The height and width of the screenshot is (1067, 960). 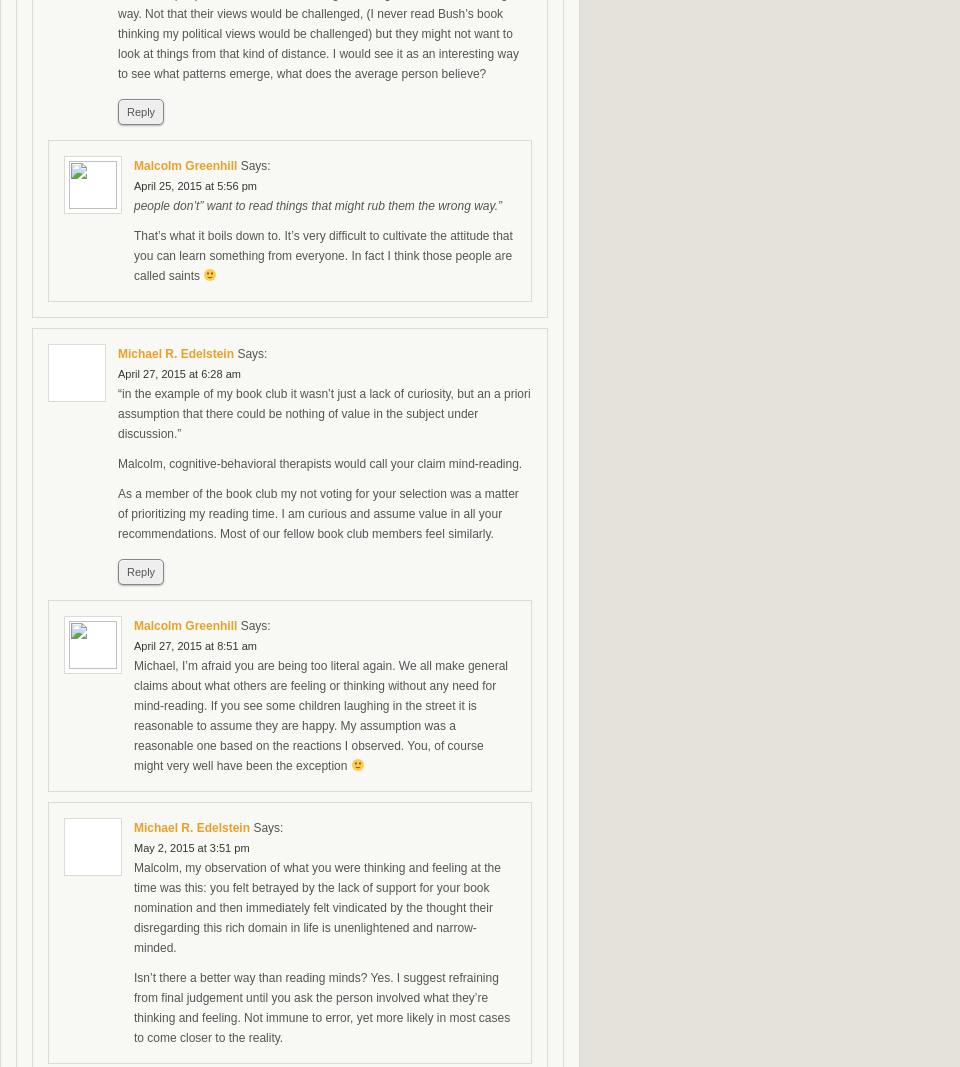 What do you see at coordinates (133, 185) in the screenshot?
I see `'April 25, 2015 at 5:56 pm'` at bounding box center [133, 185].